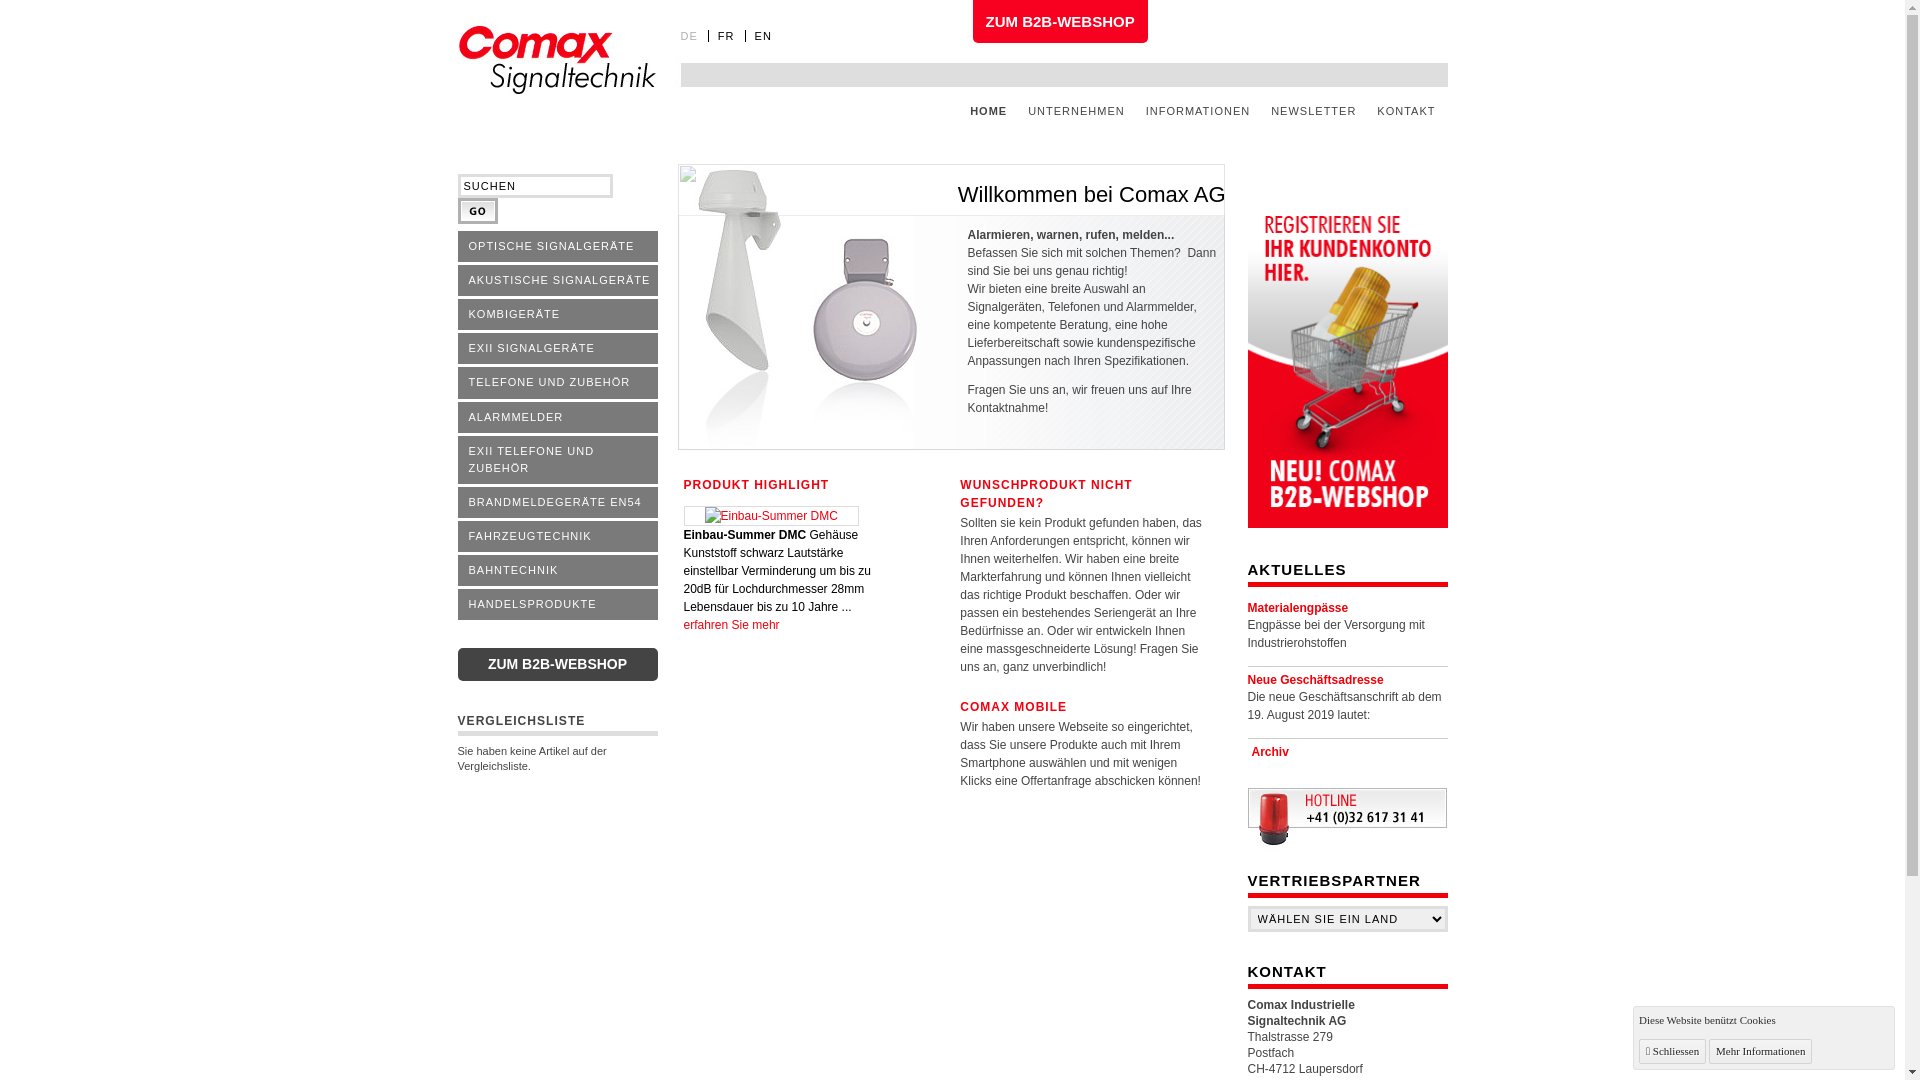 This screenshot has width=1920, height=1080. What do you see at coordinates (557, 571) in the screenshot?
I see `'BAHNTECHNIK'` at bounding box center [557, 571].